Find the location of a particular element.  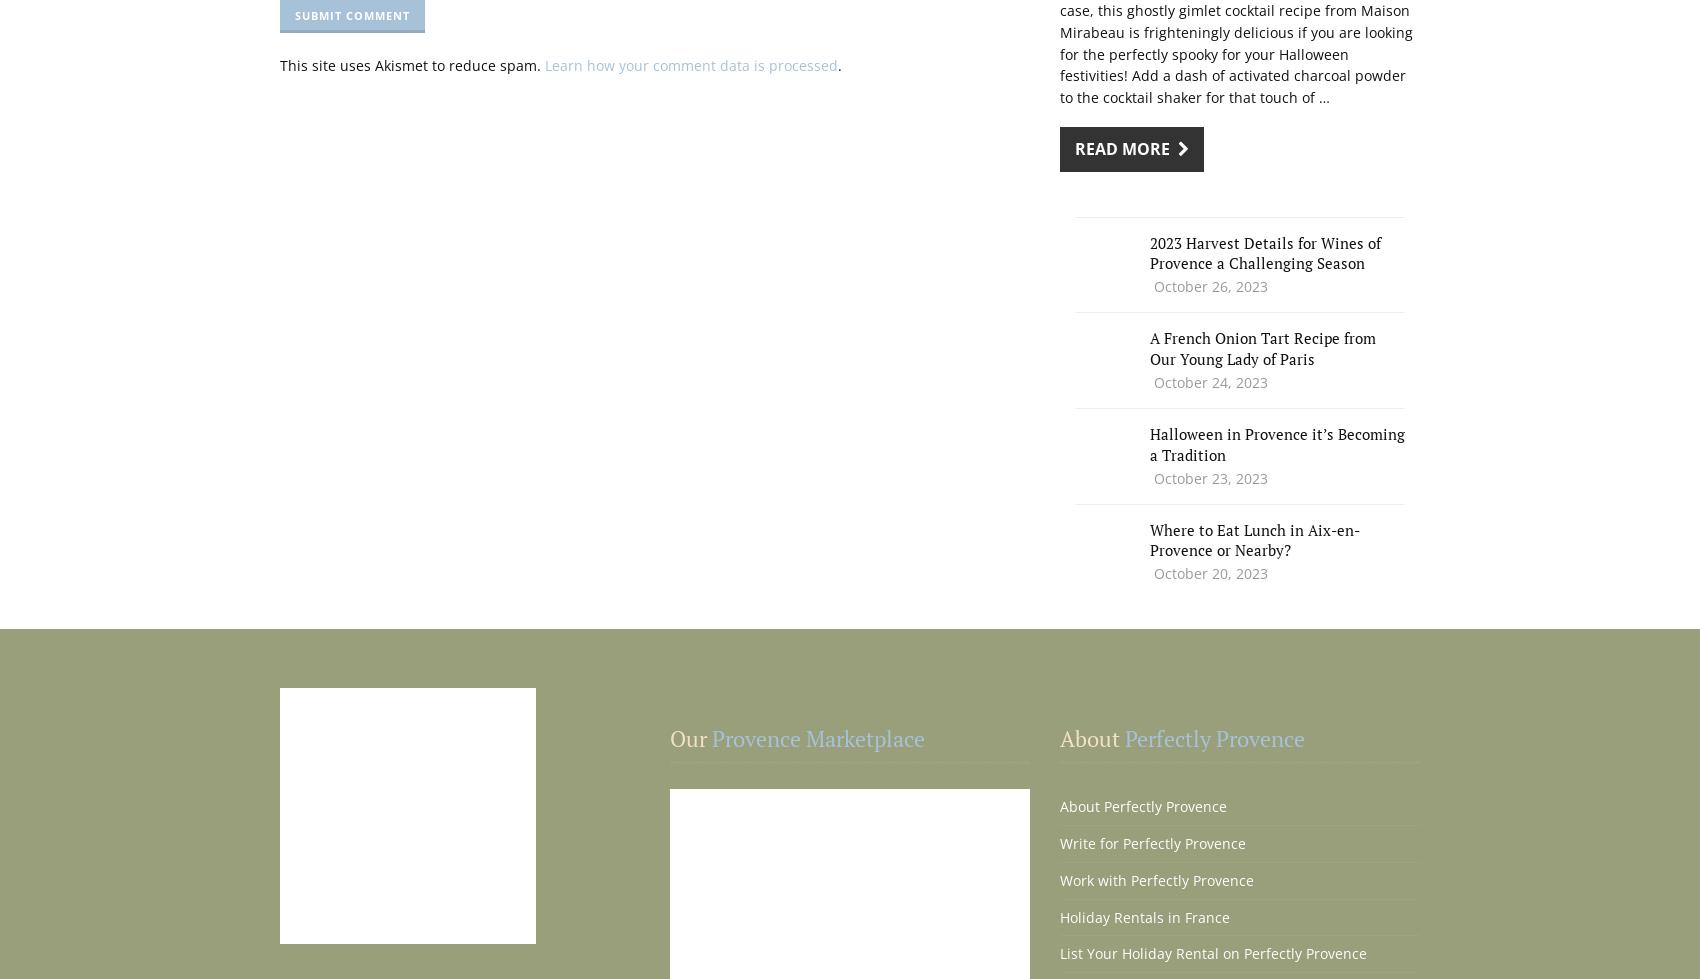

'Perfectly Provence' is located at coordinates (1213, 737).